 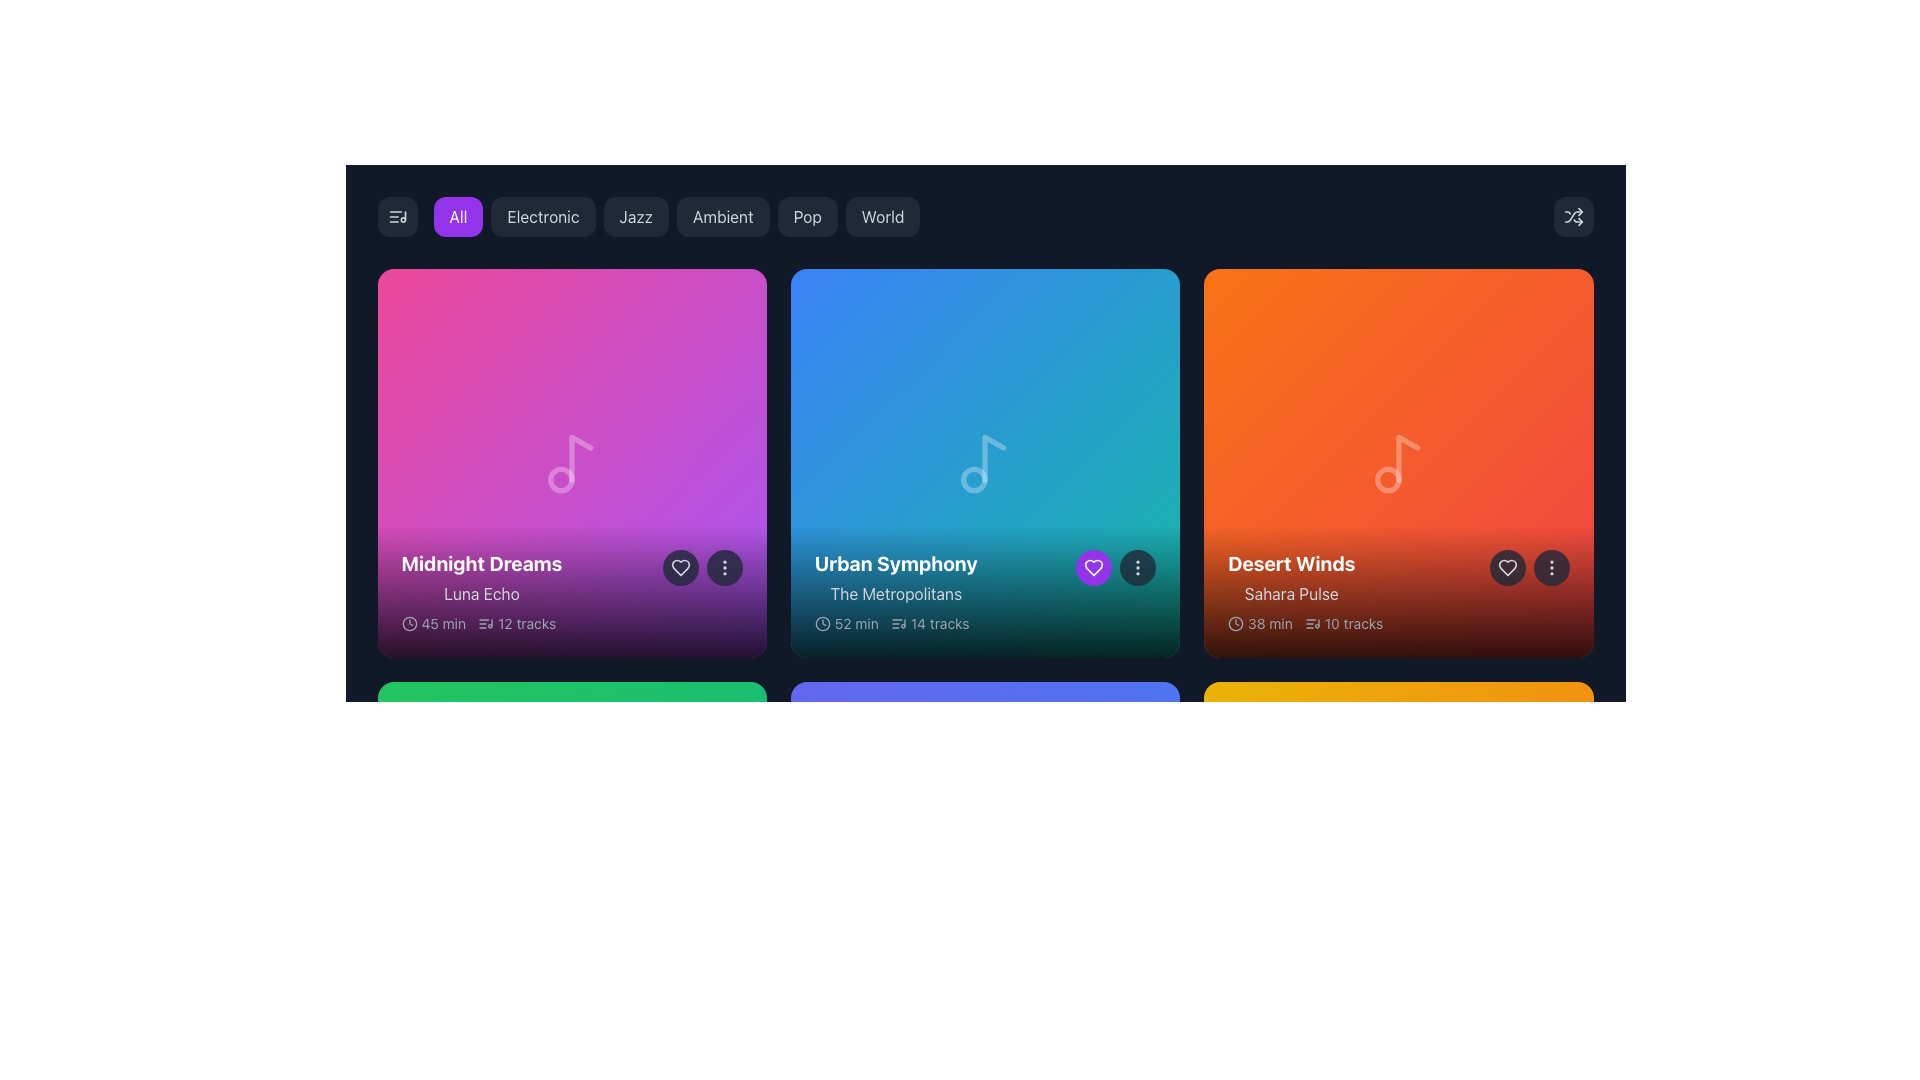 I want to click on text information displayed in the text display element containing the heading 'Urban Symphony' and the subtext 'The Metropolitans', which is center-aligned within a bright blue card, so click(x=895, y=578).